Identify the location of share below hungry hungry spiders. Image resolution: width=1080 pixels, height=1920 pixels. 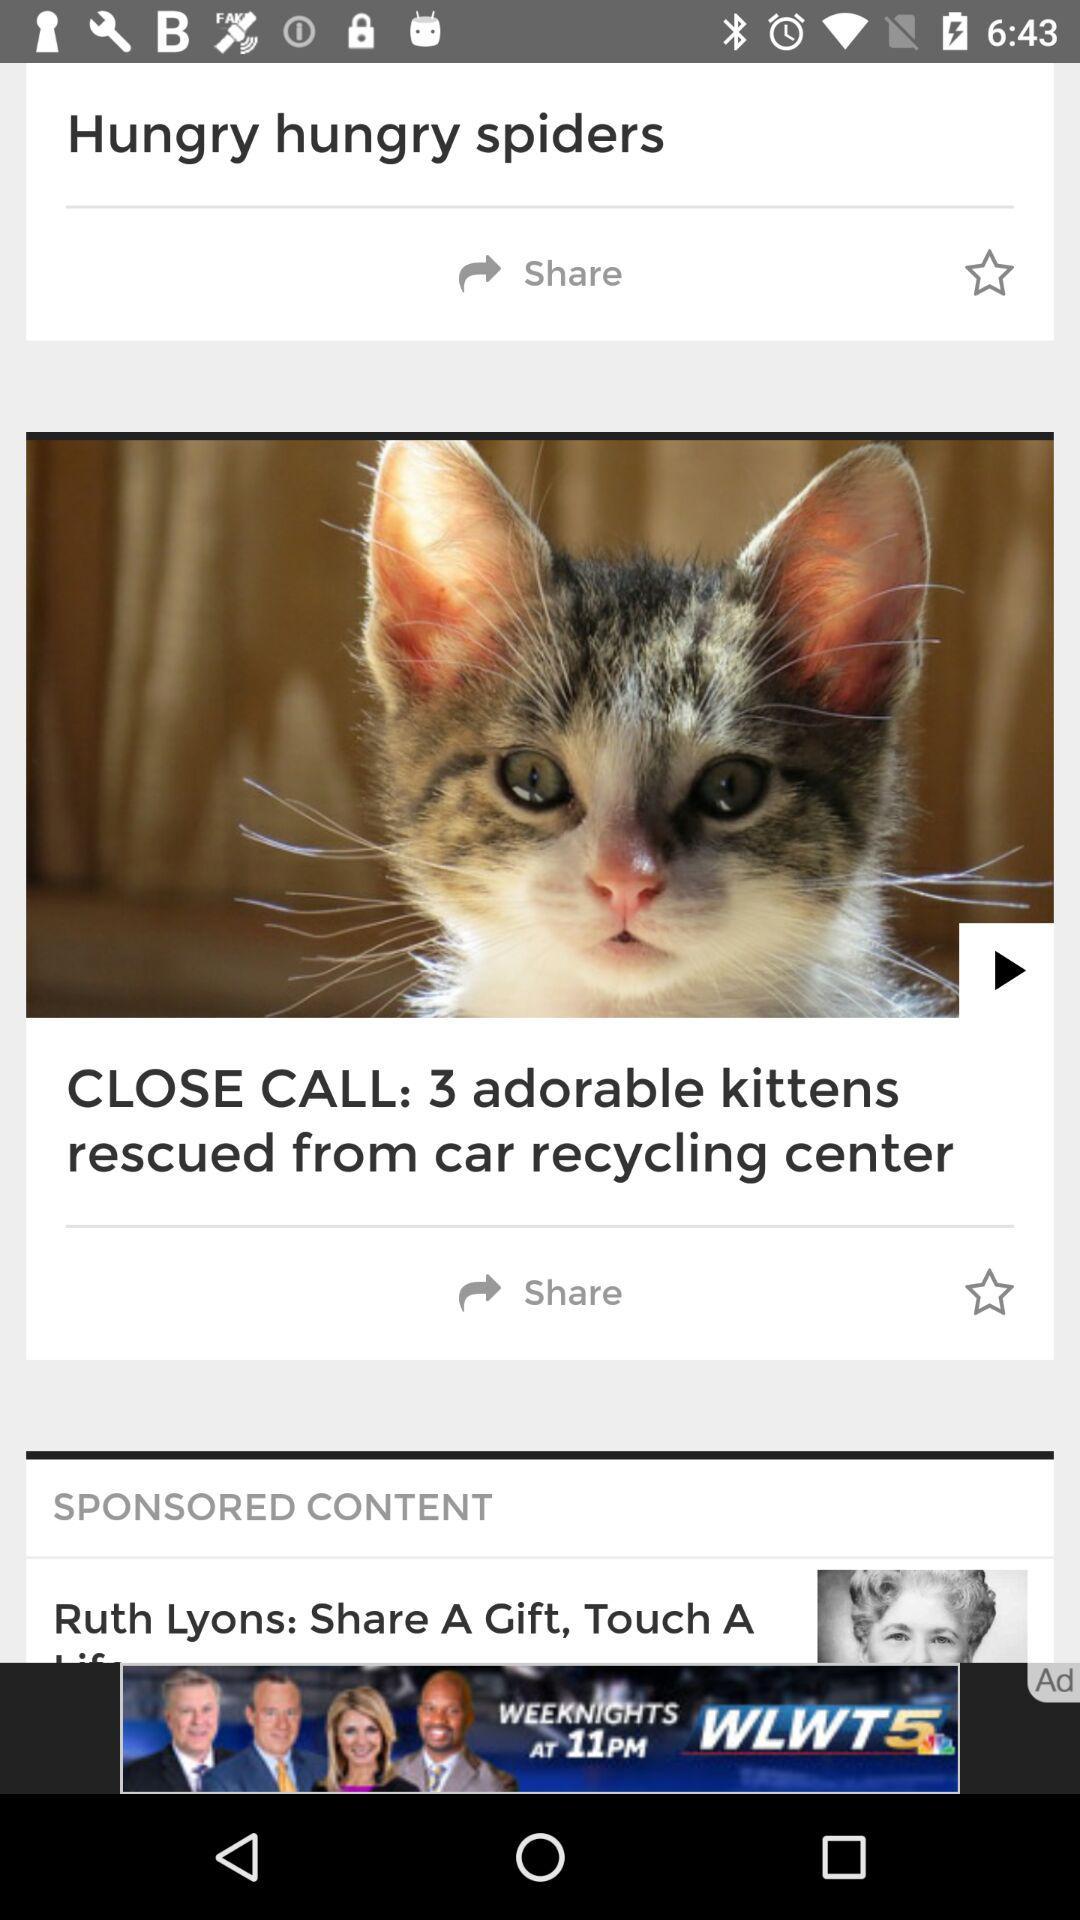
(540, 273).